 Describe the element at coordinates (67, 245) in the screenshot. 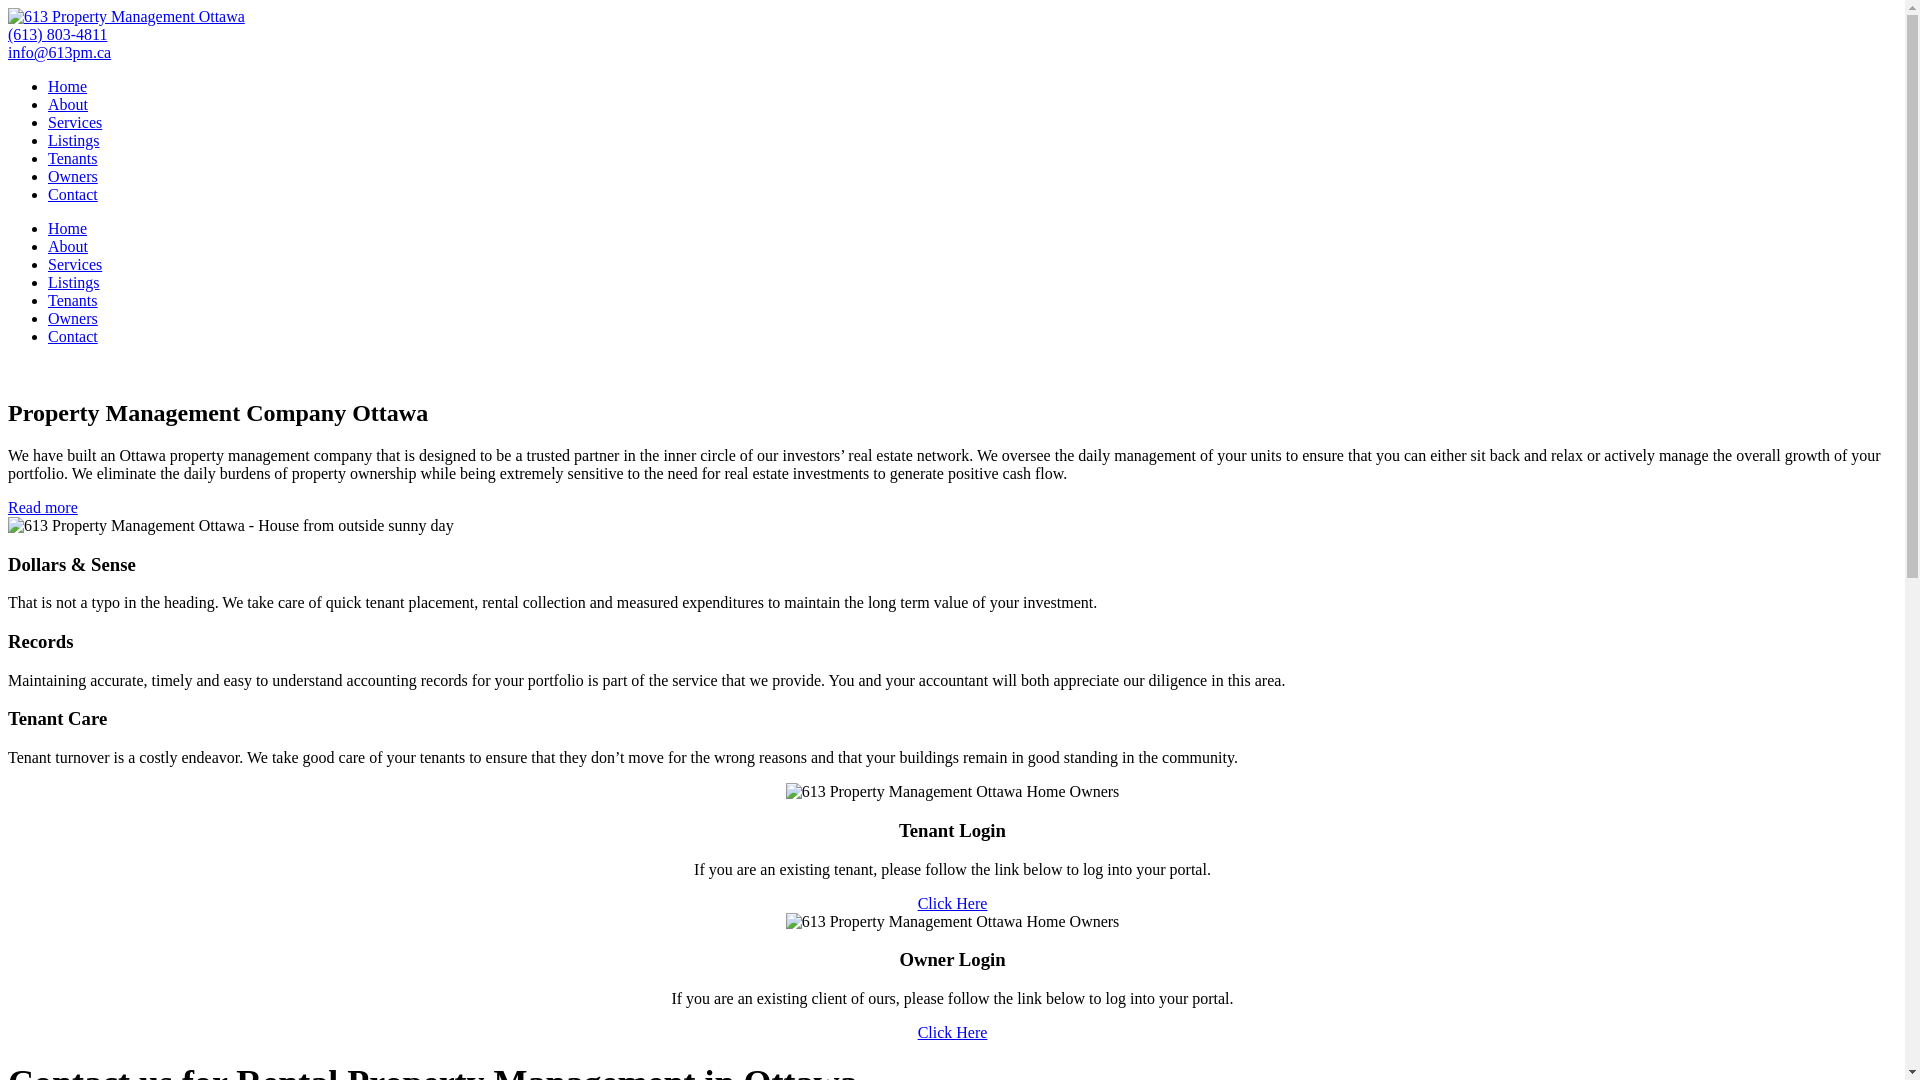

I see `'About'` at that location.